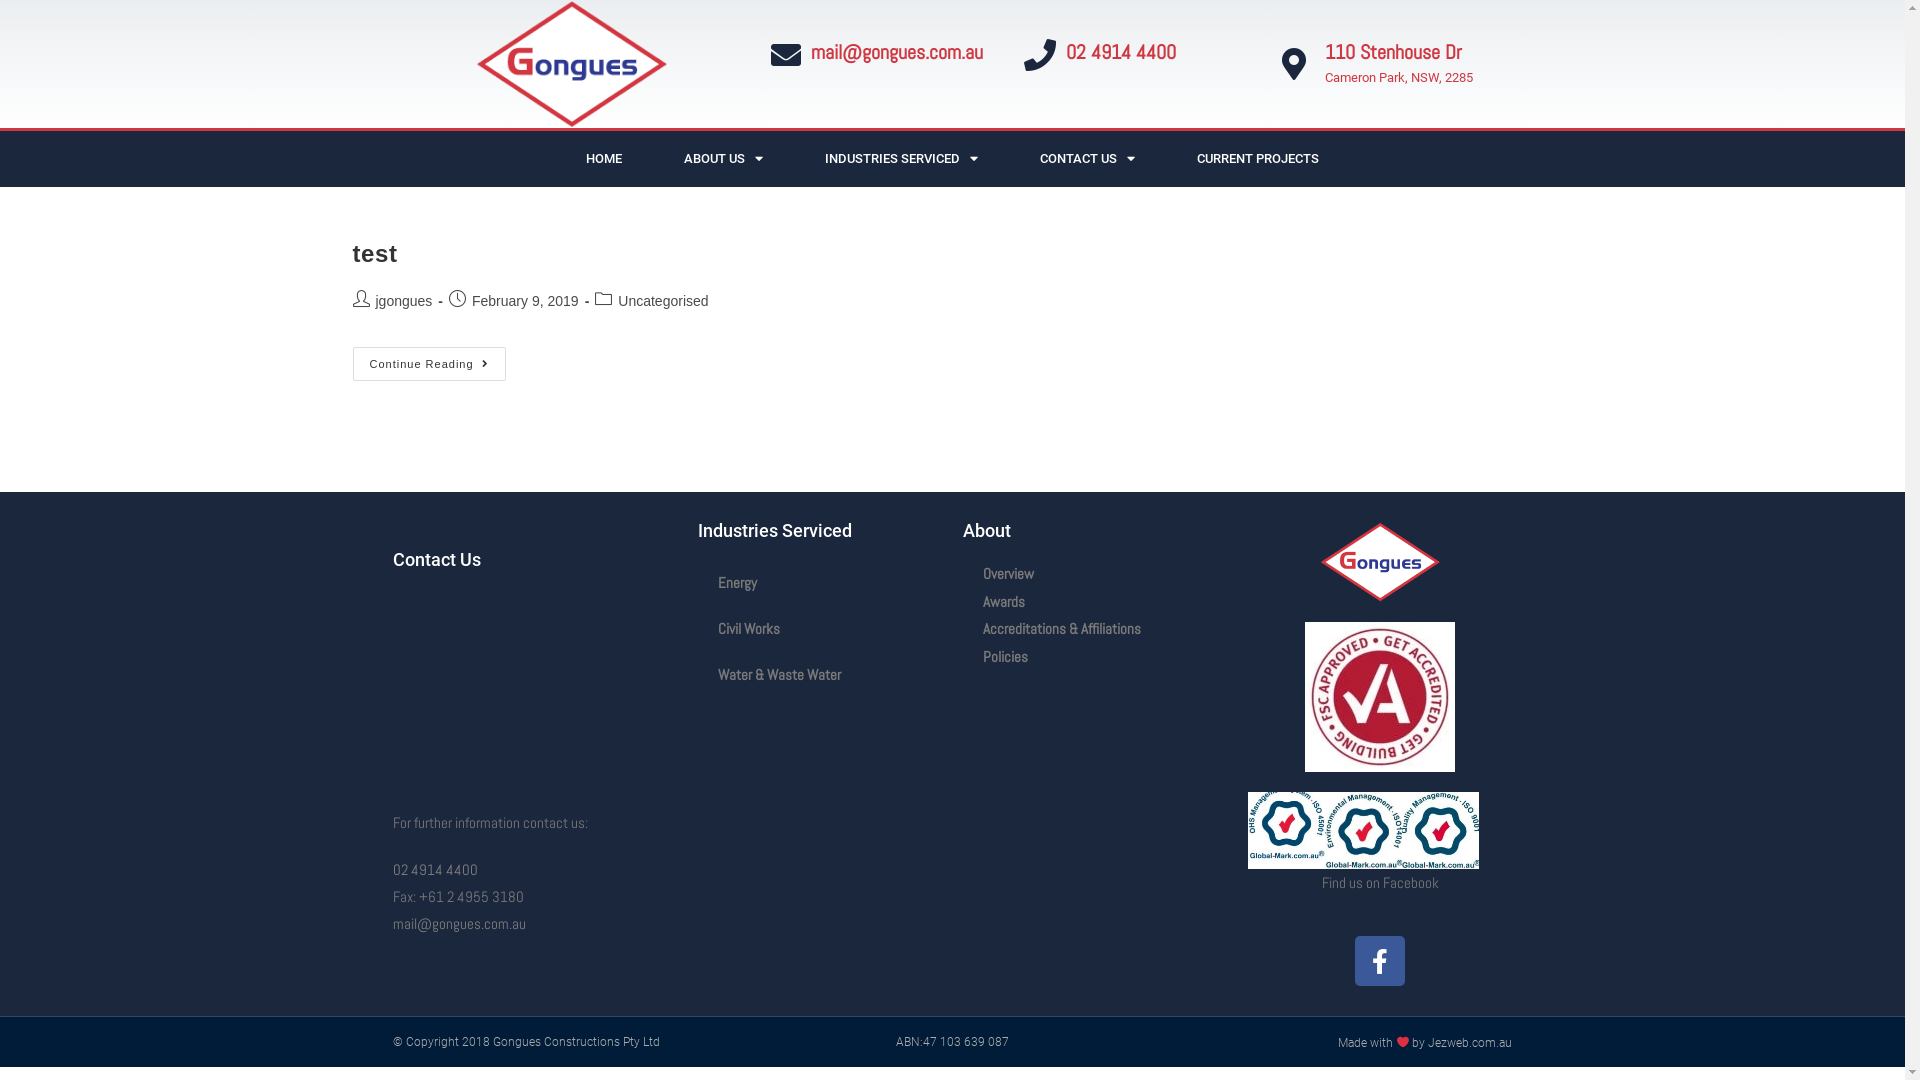 Image resolution: width=1920 pixels, height=1080 pixels. I want to click on 'Made with by Jezweb.com.au', so click(1424, 1041).